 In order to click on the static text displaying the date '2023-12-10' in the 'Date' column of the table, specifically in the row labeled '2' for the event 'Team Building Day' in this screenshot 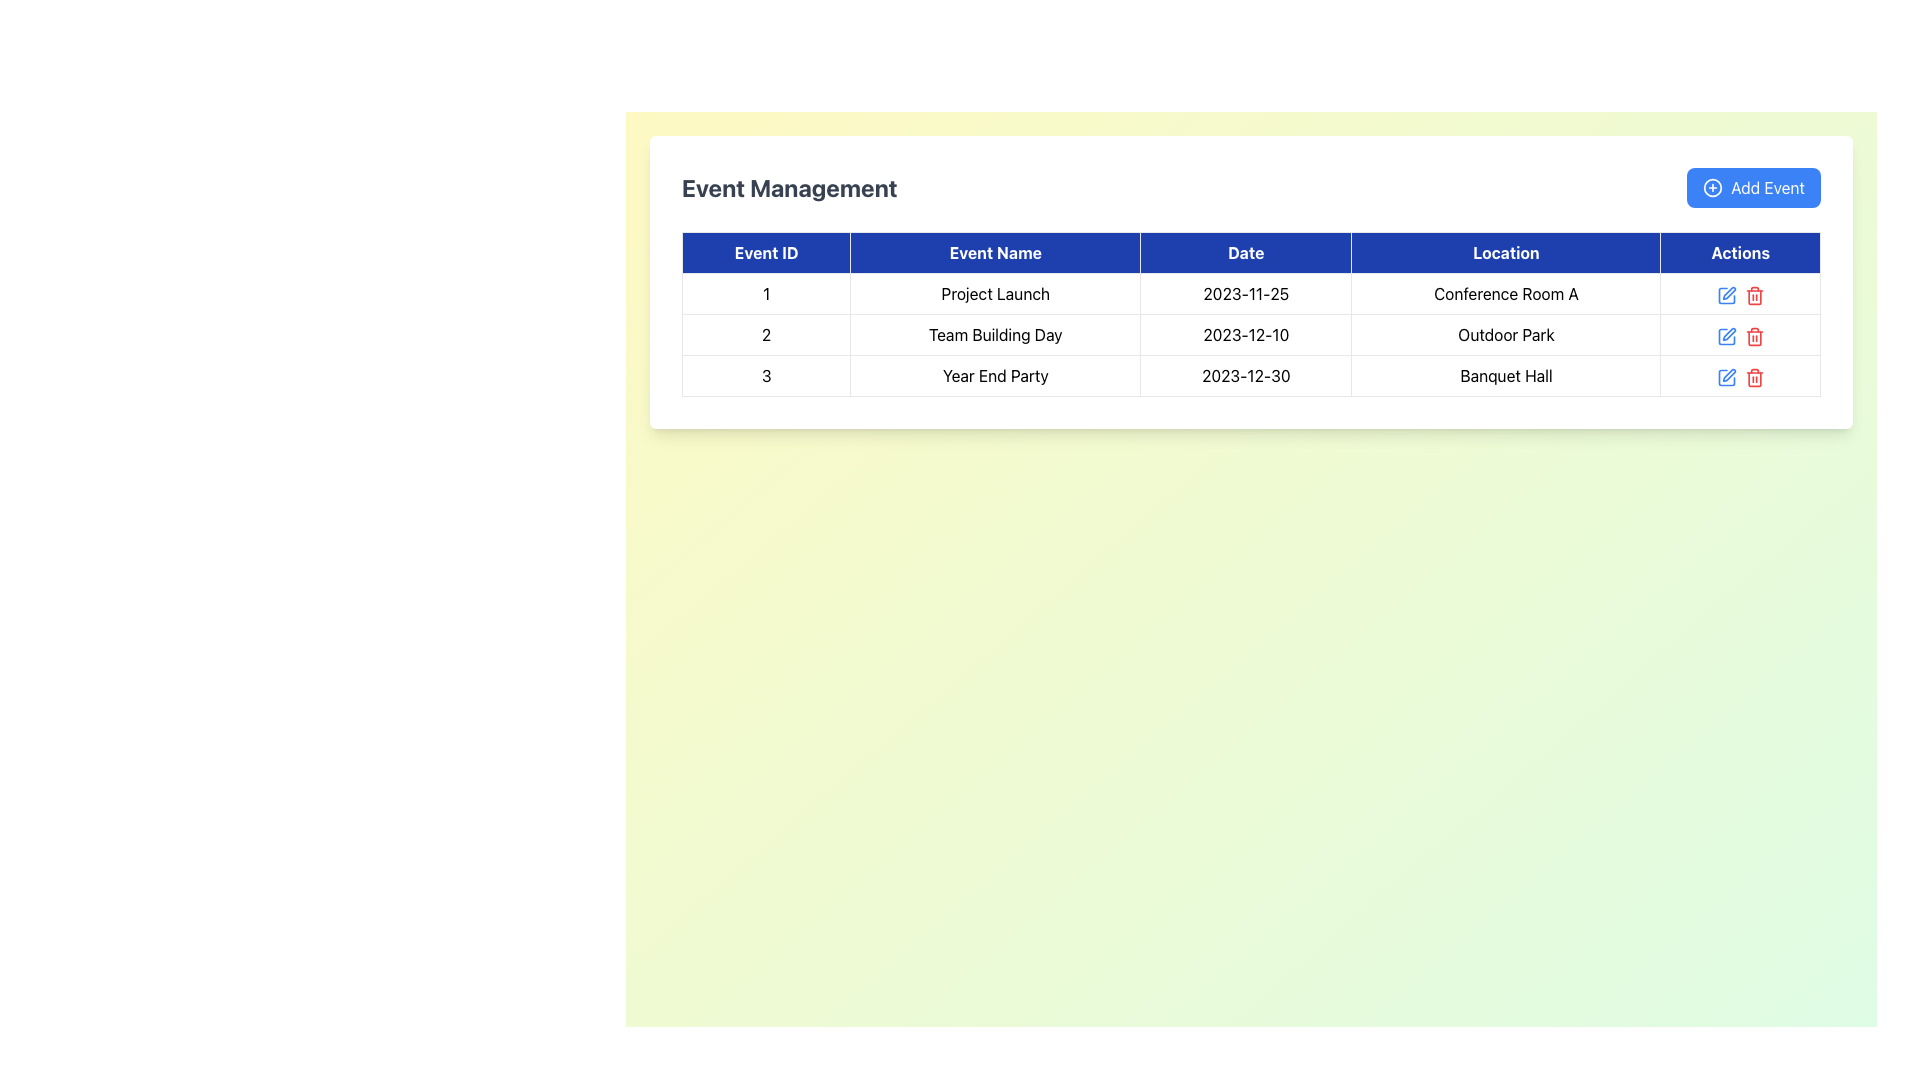, I will do `click(1245, 334)`.